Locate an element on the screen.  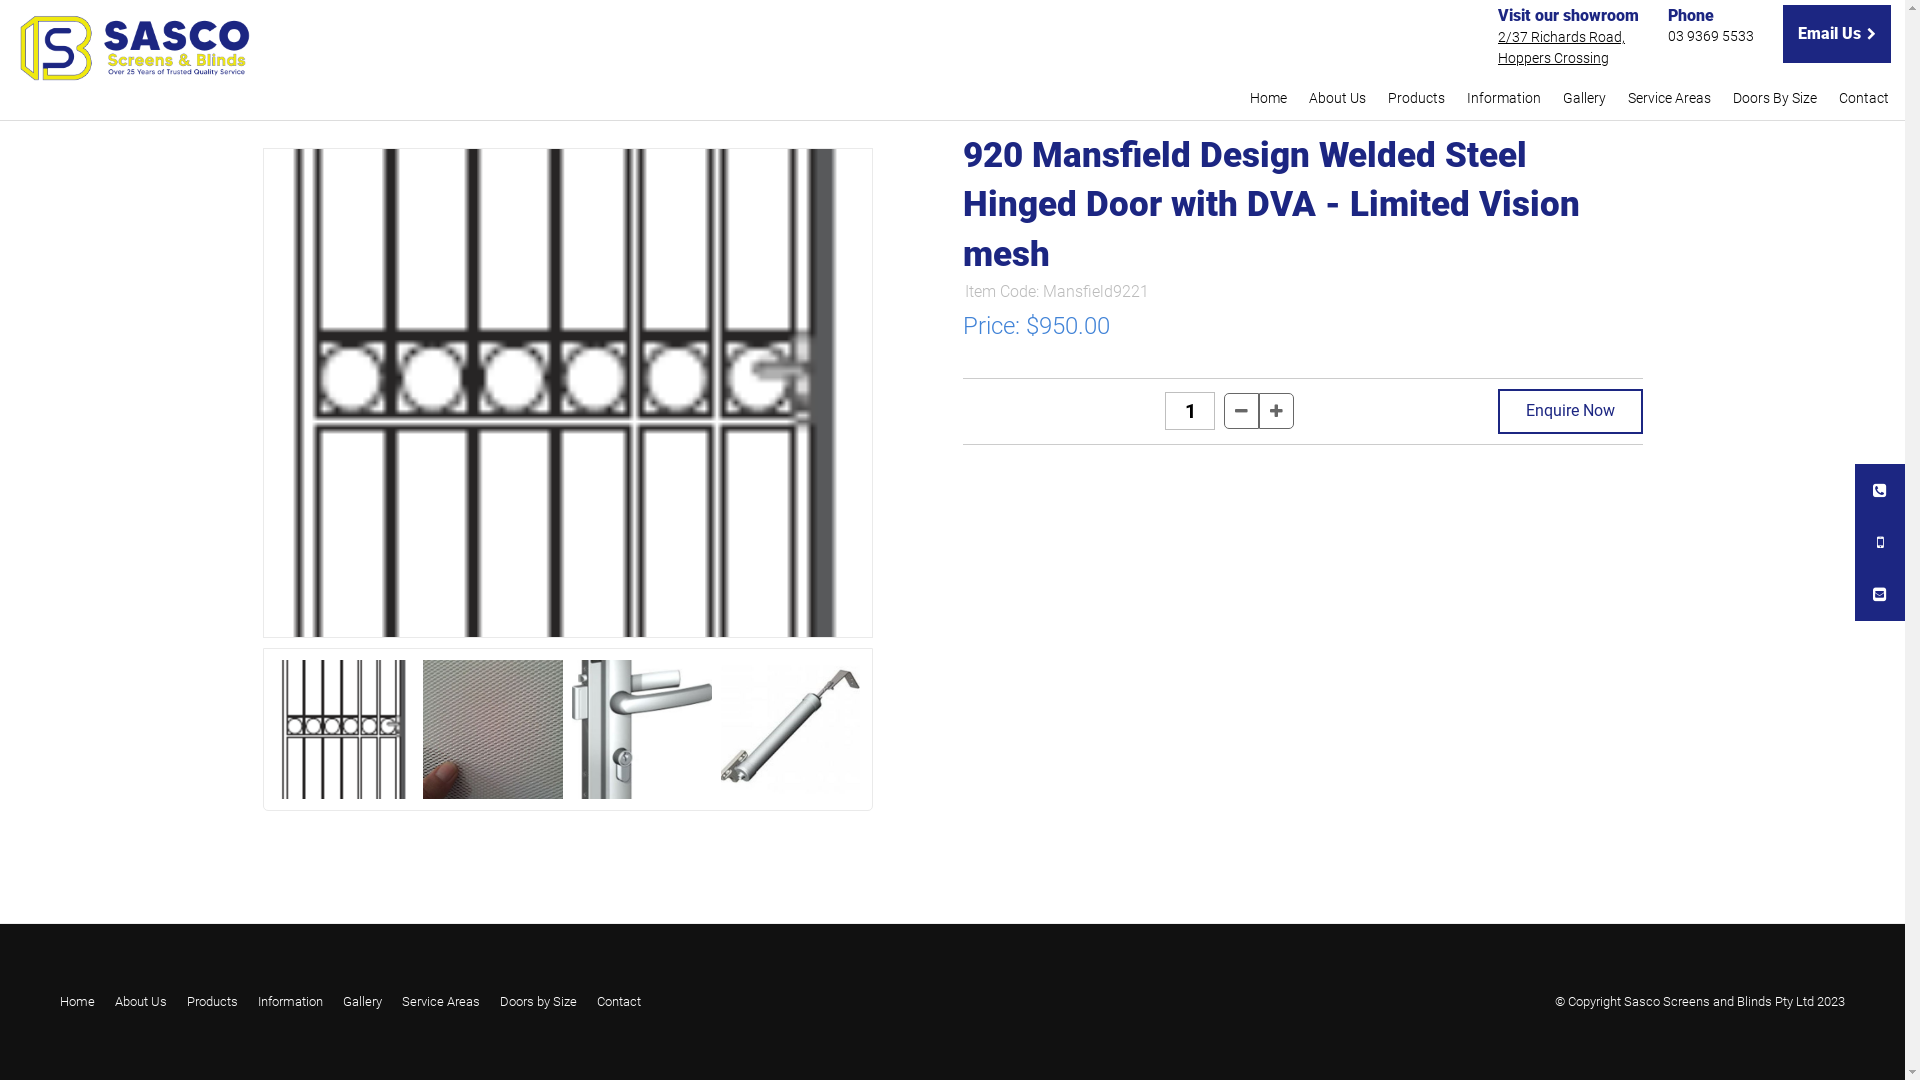
'Contact' is located at coordinates (618, 1002).